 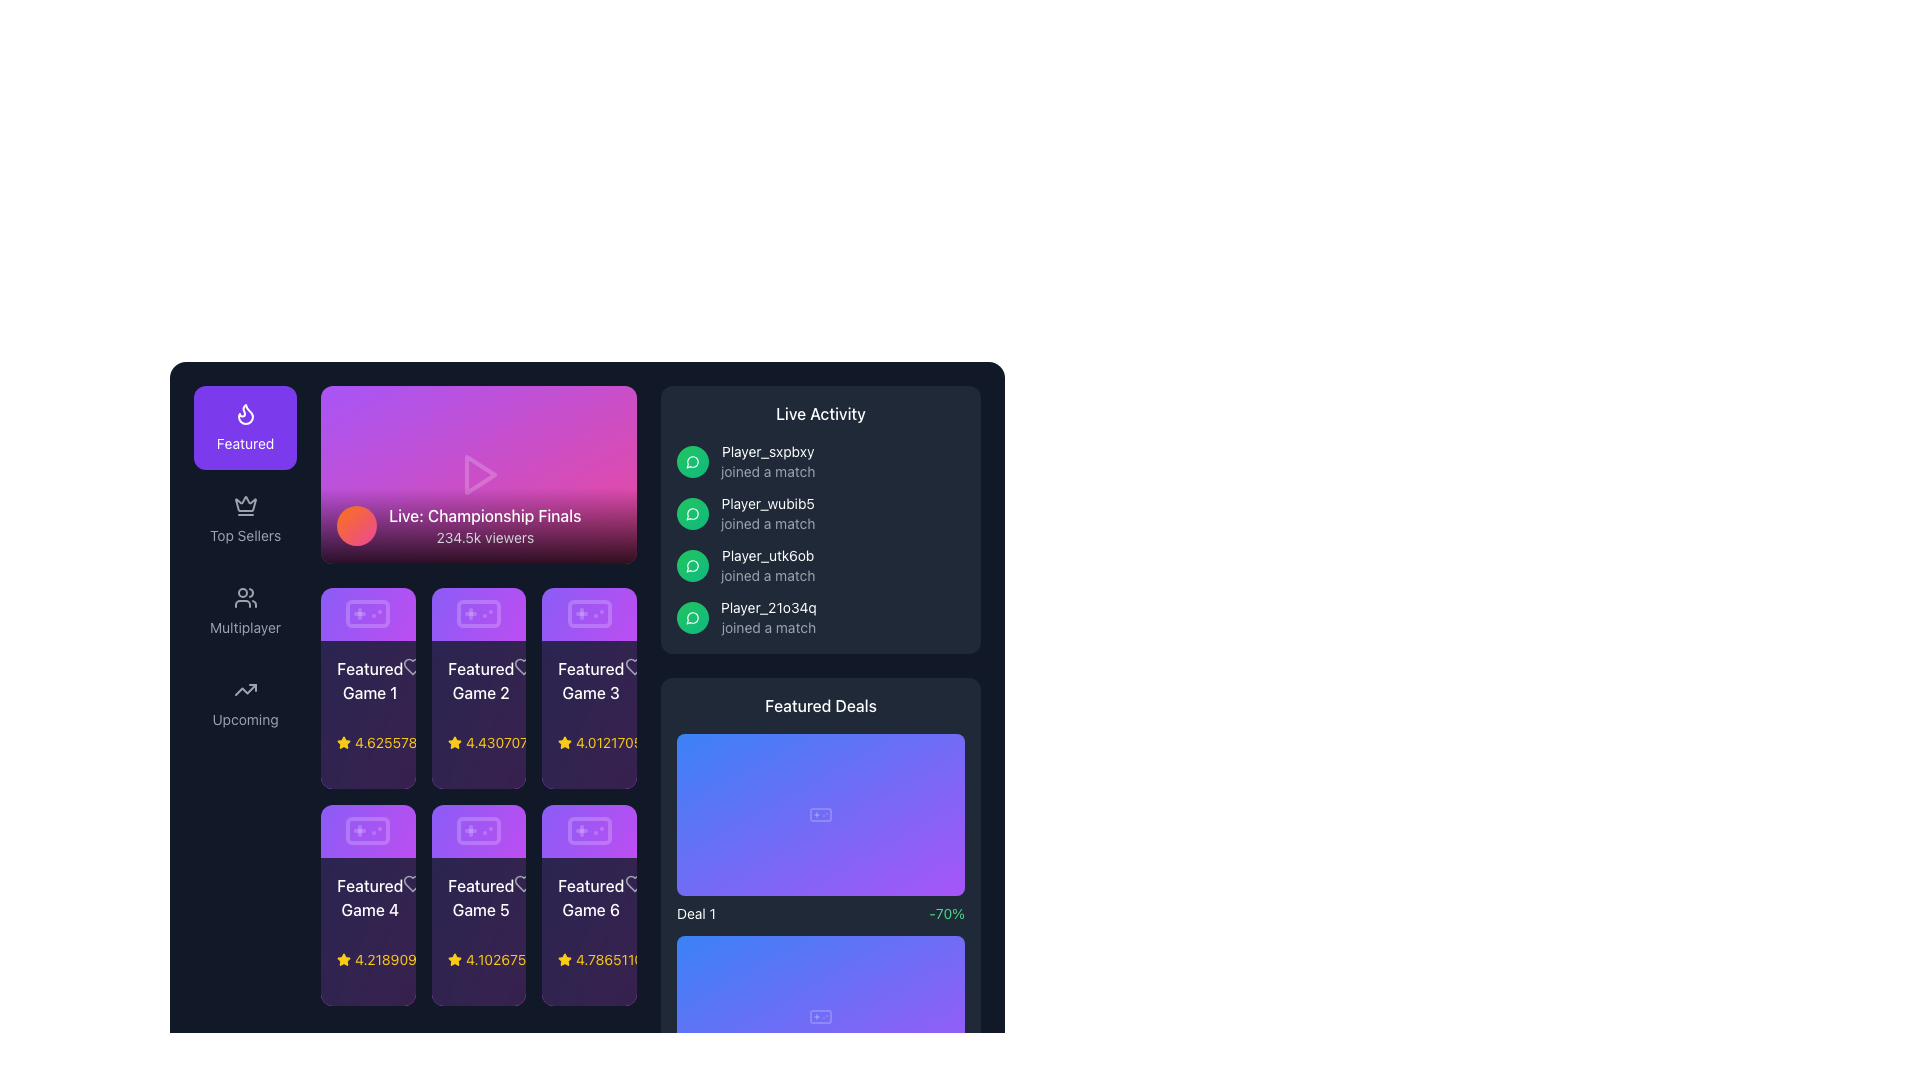 I want to click on the star icon that indicates the rating or highlight feature for 'Featured Game 6', located in the bottom row of the grid layout, so click(x=564, y=958).